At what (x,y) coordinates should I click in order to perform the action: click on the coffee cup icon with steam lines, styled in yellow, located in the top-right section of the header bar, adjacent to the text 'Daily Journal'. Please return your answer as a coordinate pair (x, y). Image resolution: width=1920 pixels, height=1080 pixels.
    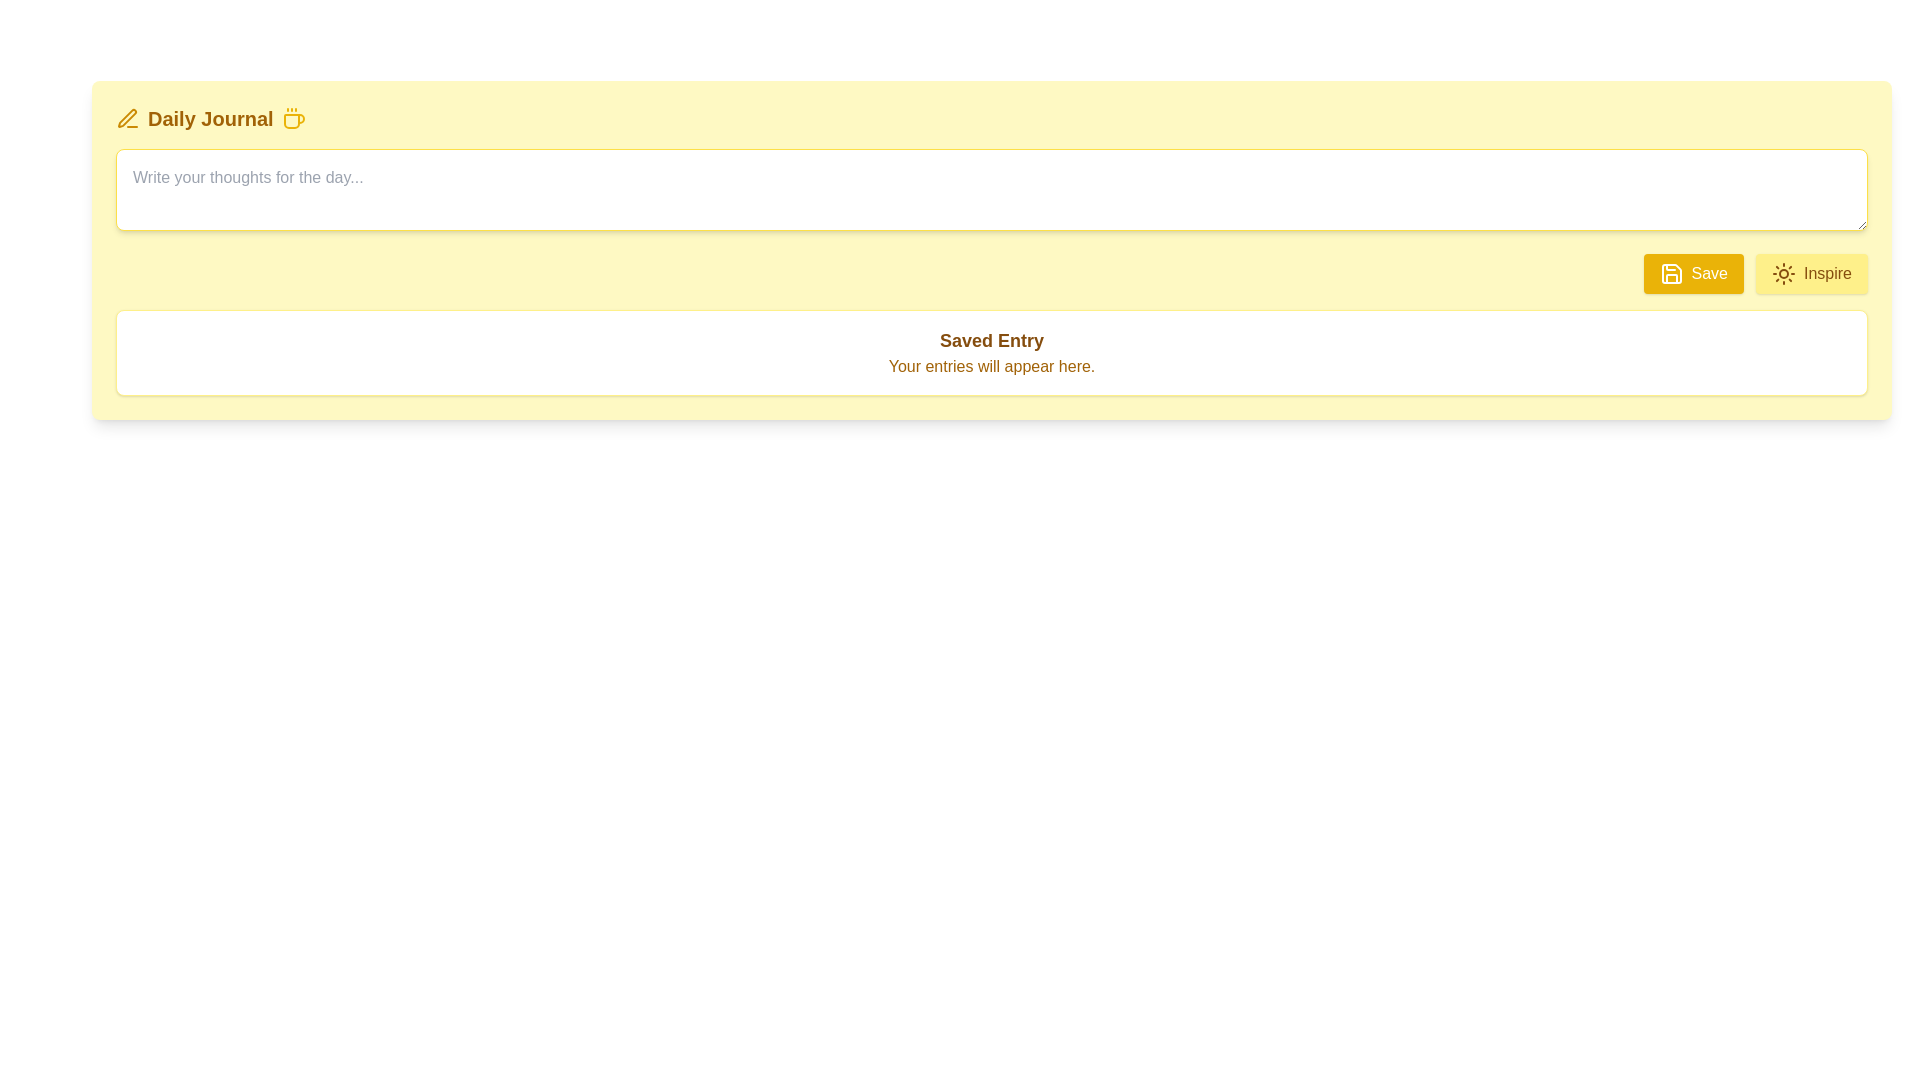
    Looking at the image, I should click on (292, 119).